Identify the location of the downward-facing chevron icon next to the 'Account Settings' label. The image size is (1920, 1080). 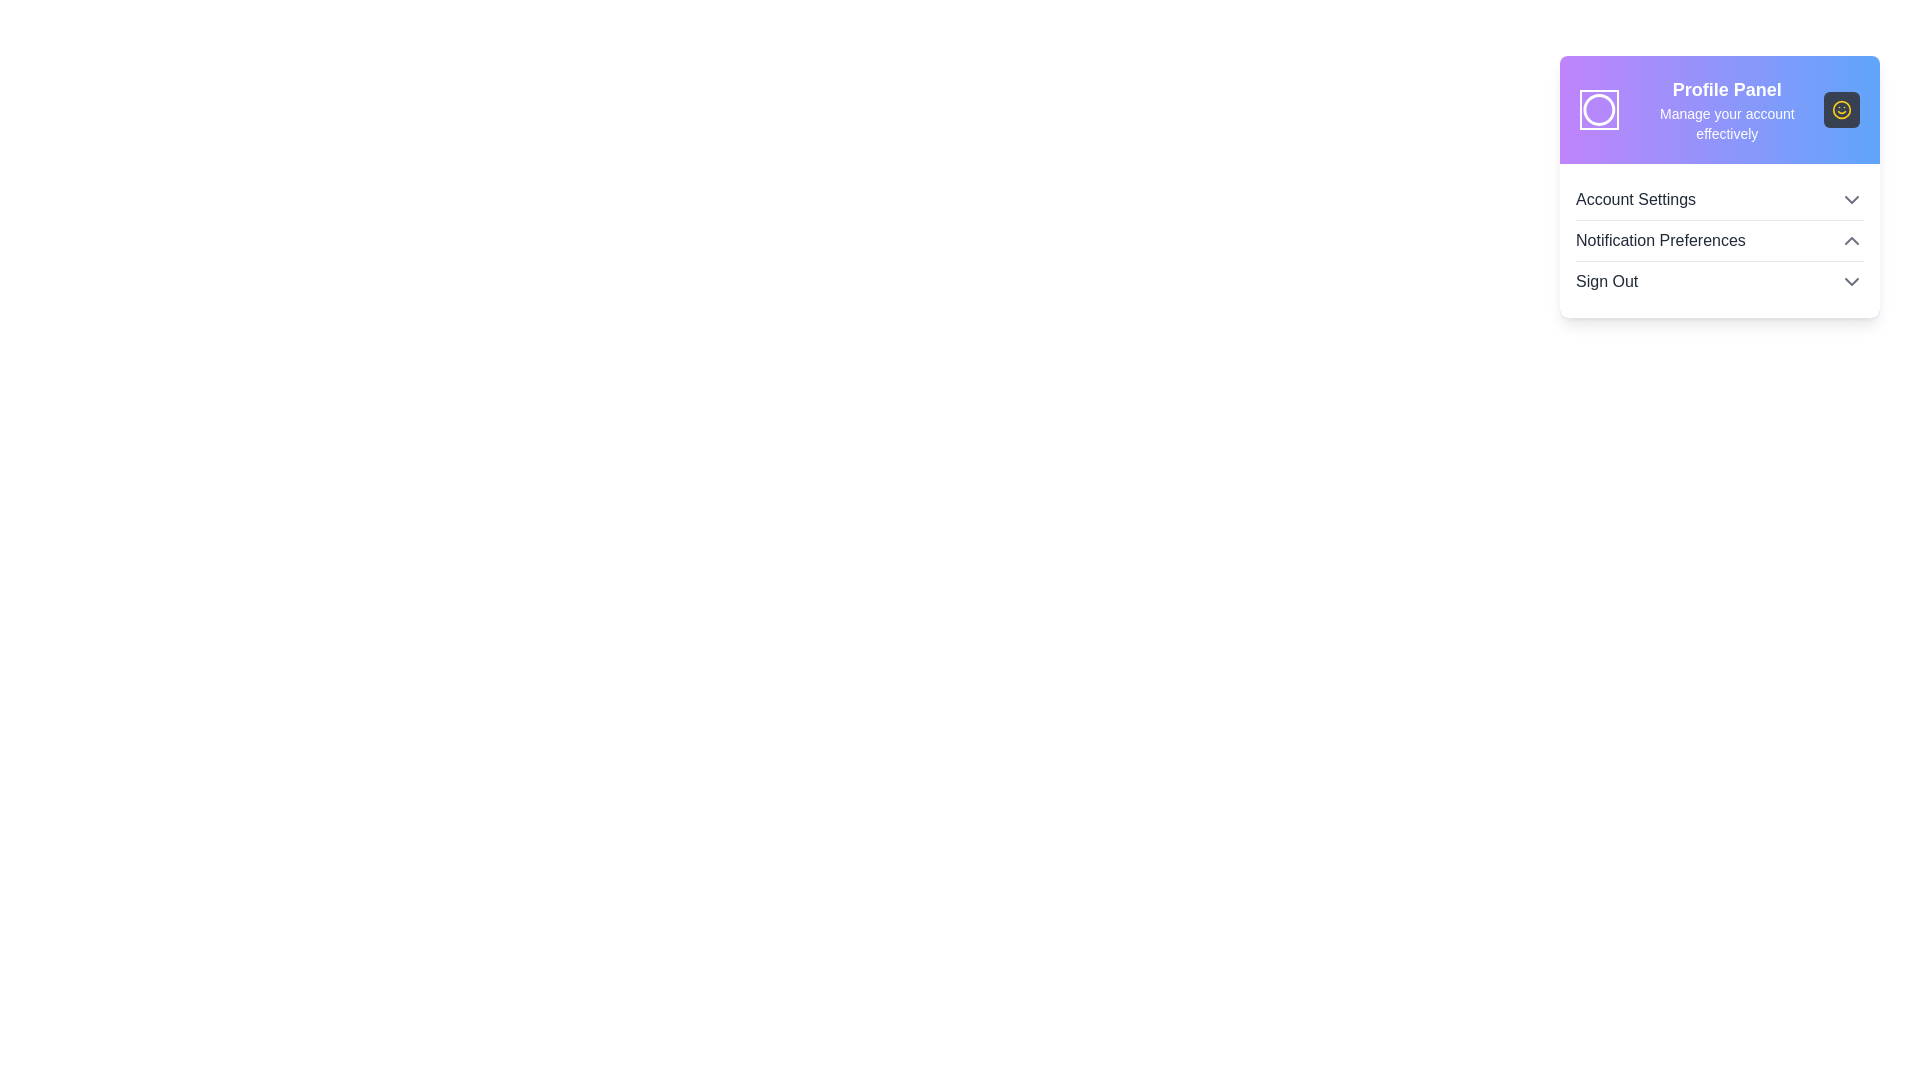
(1851, 200).